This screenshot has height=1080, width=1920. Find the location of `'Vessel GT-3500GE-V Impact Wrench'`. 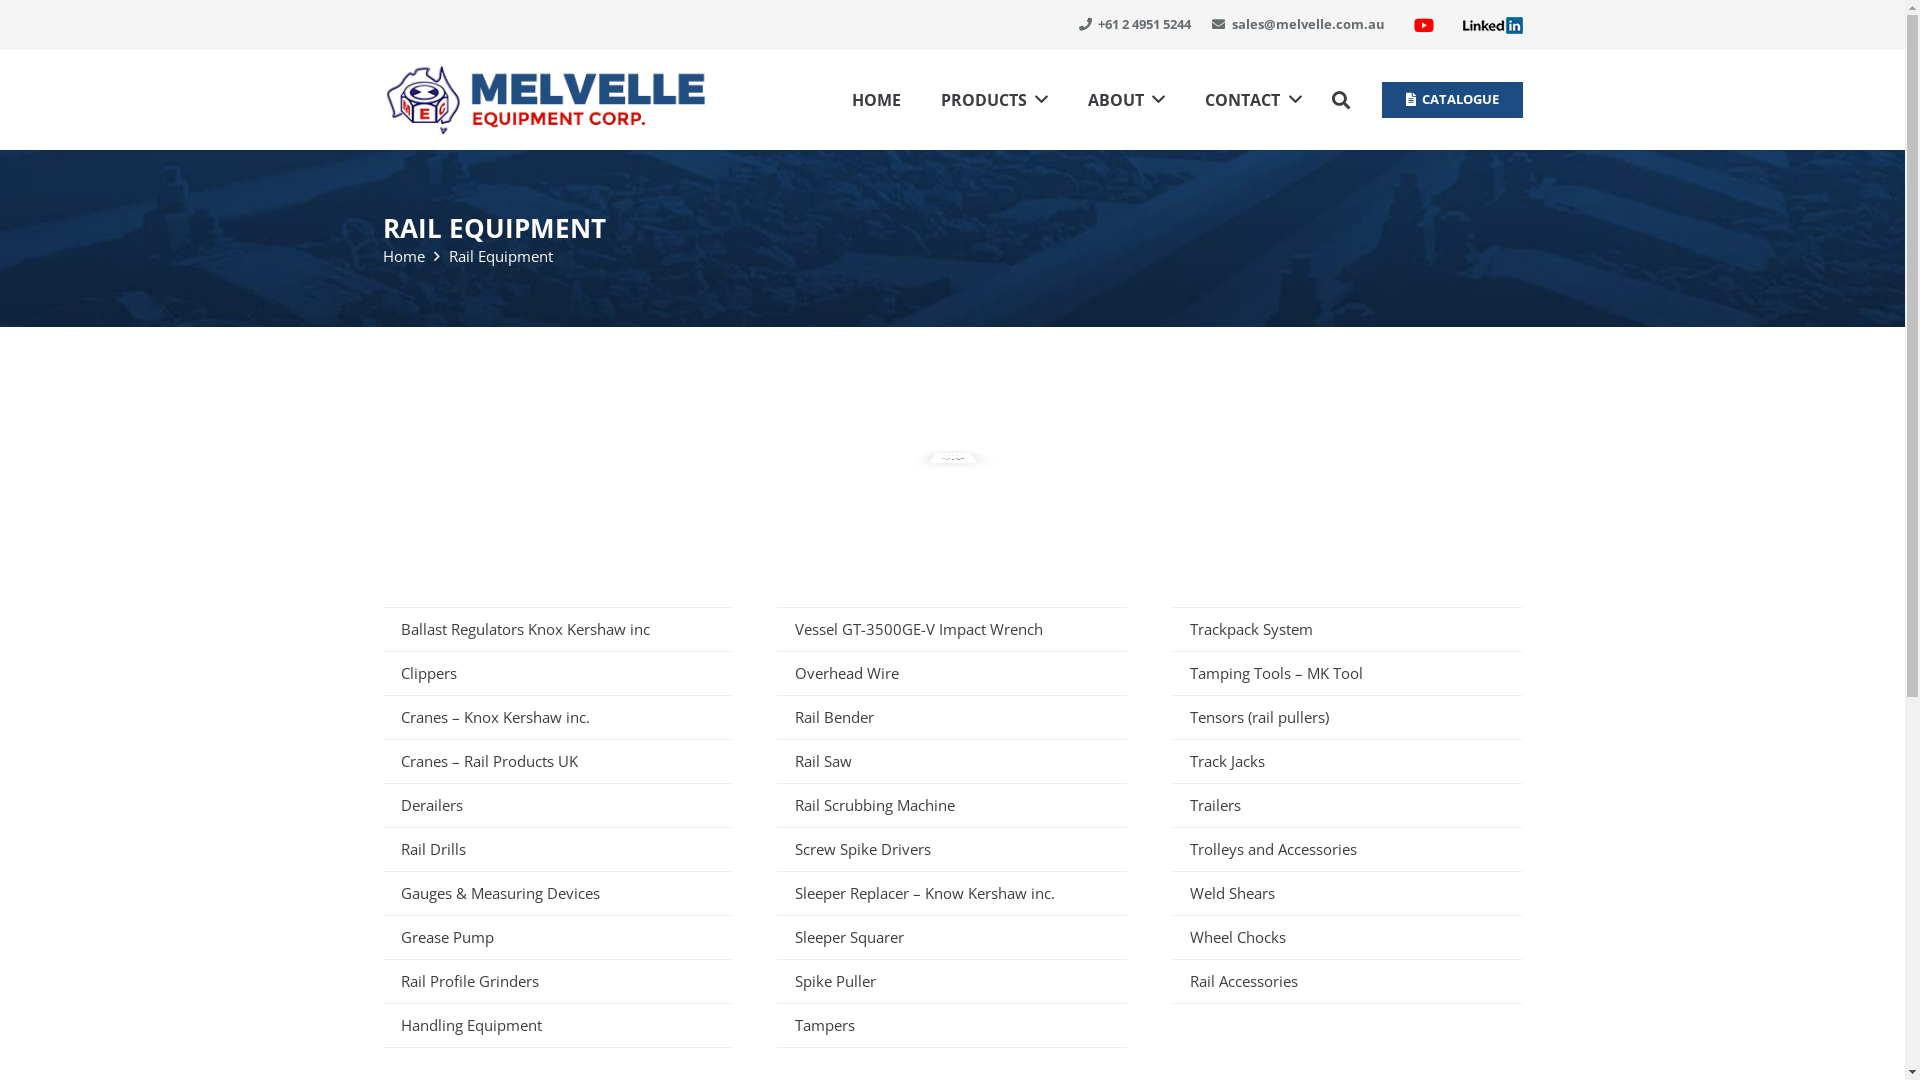

'Vessel GT-3500GE-V Impact Wrench' is located at coordinates (950, 627).